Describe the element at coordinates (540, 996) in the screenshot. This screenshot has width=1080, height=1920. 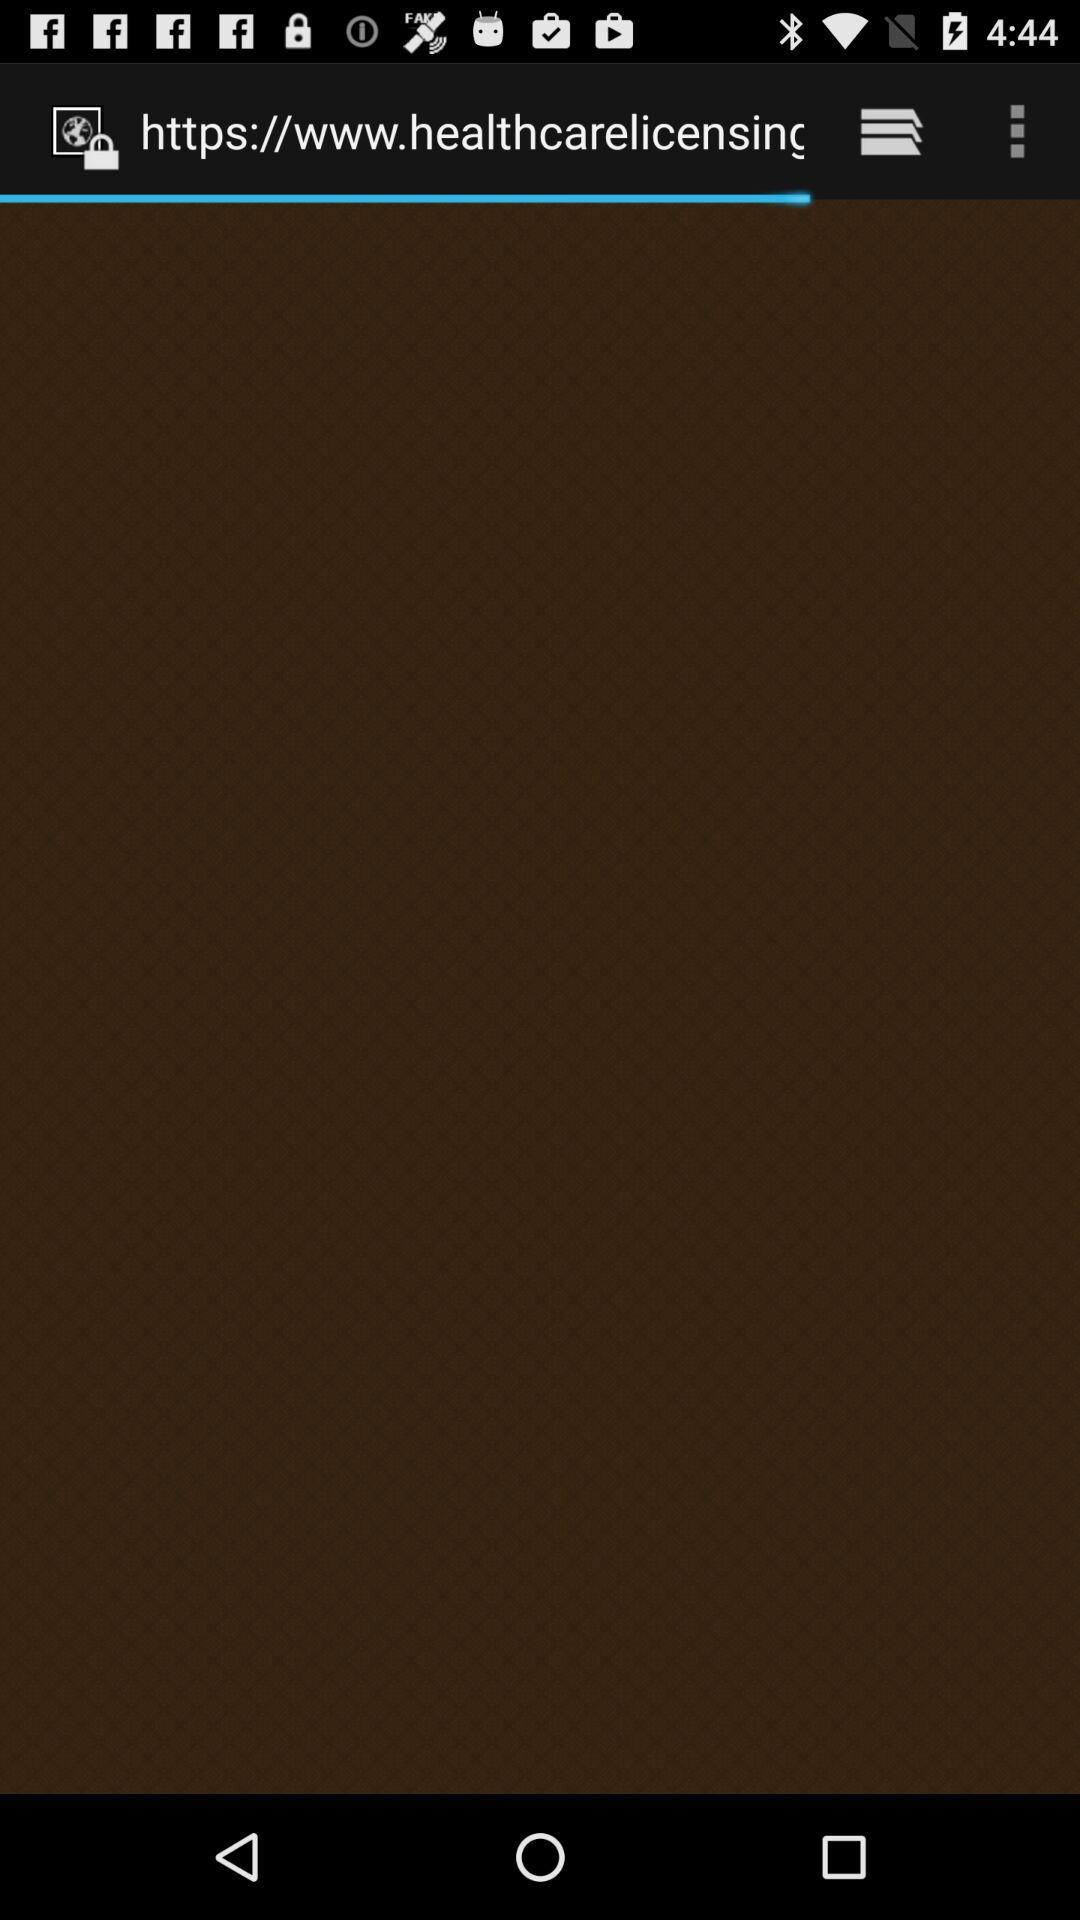
I see `icon below https www healthcarelicensing item` at that location.